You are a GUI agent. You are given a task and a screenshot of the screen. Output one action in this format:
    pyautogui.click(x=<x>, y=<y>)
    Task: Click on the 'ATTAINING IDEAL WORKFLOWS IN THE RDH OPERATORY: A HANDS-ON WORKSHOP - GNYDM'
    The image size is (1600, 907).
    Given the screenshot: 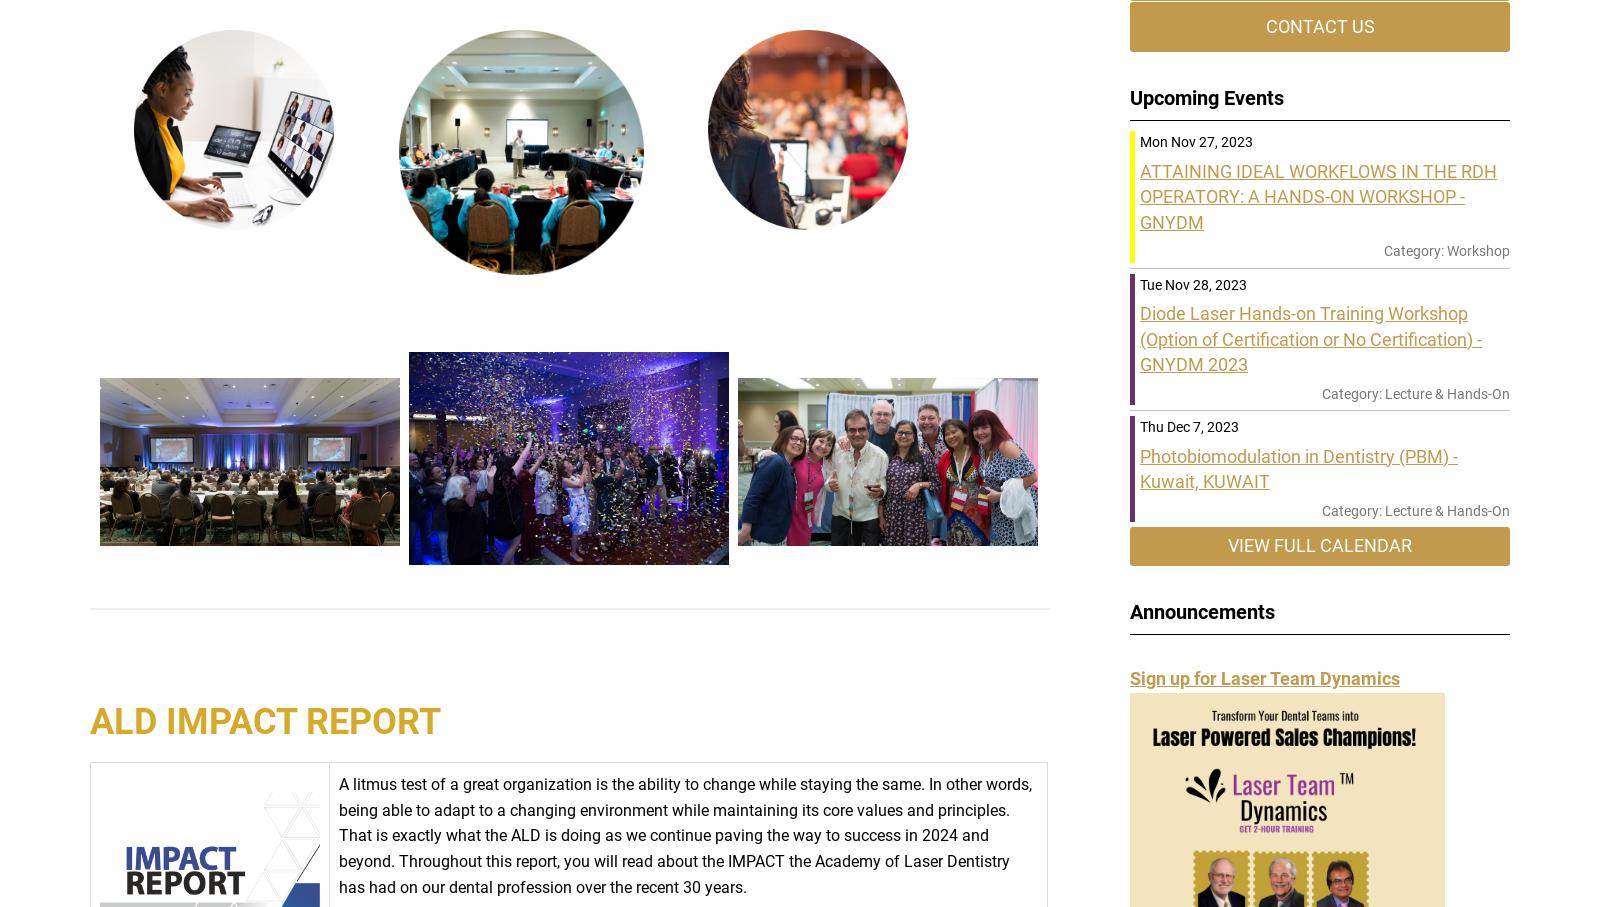 What is the action you would take?
    pyautogui.click(x=1317, y=195)
    